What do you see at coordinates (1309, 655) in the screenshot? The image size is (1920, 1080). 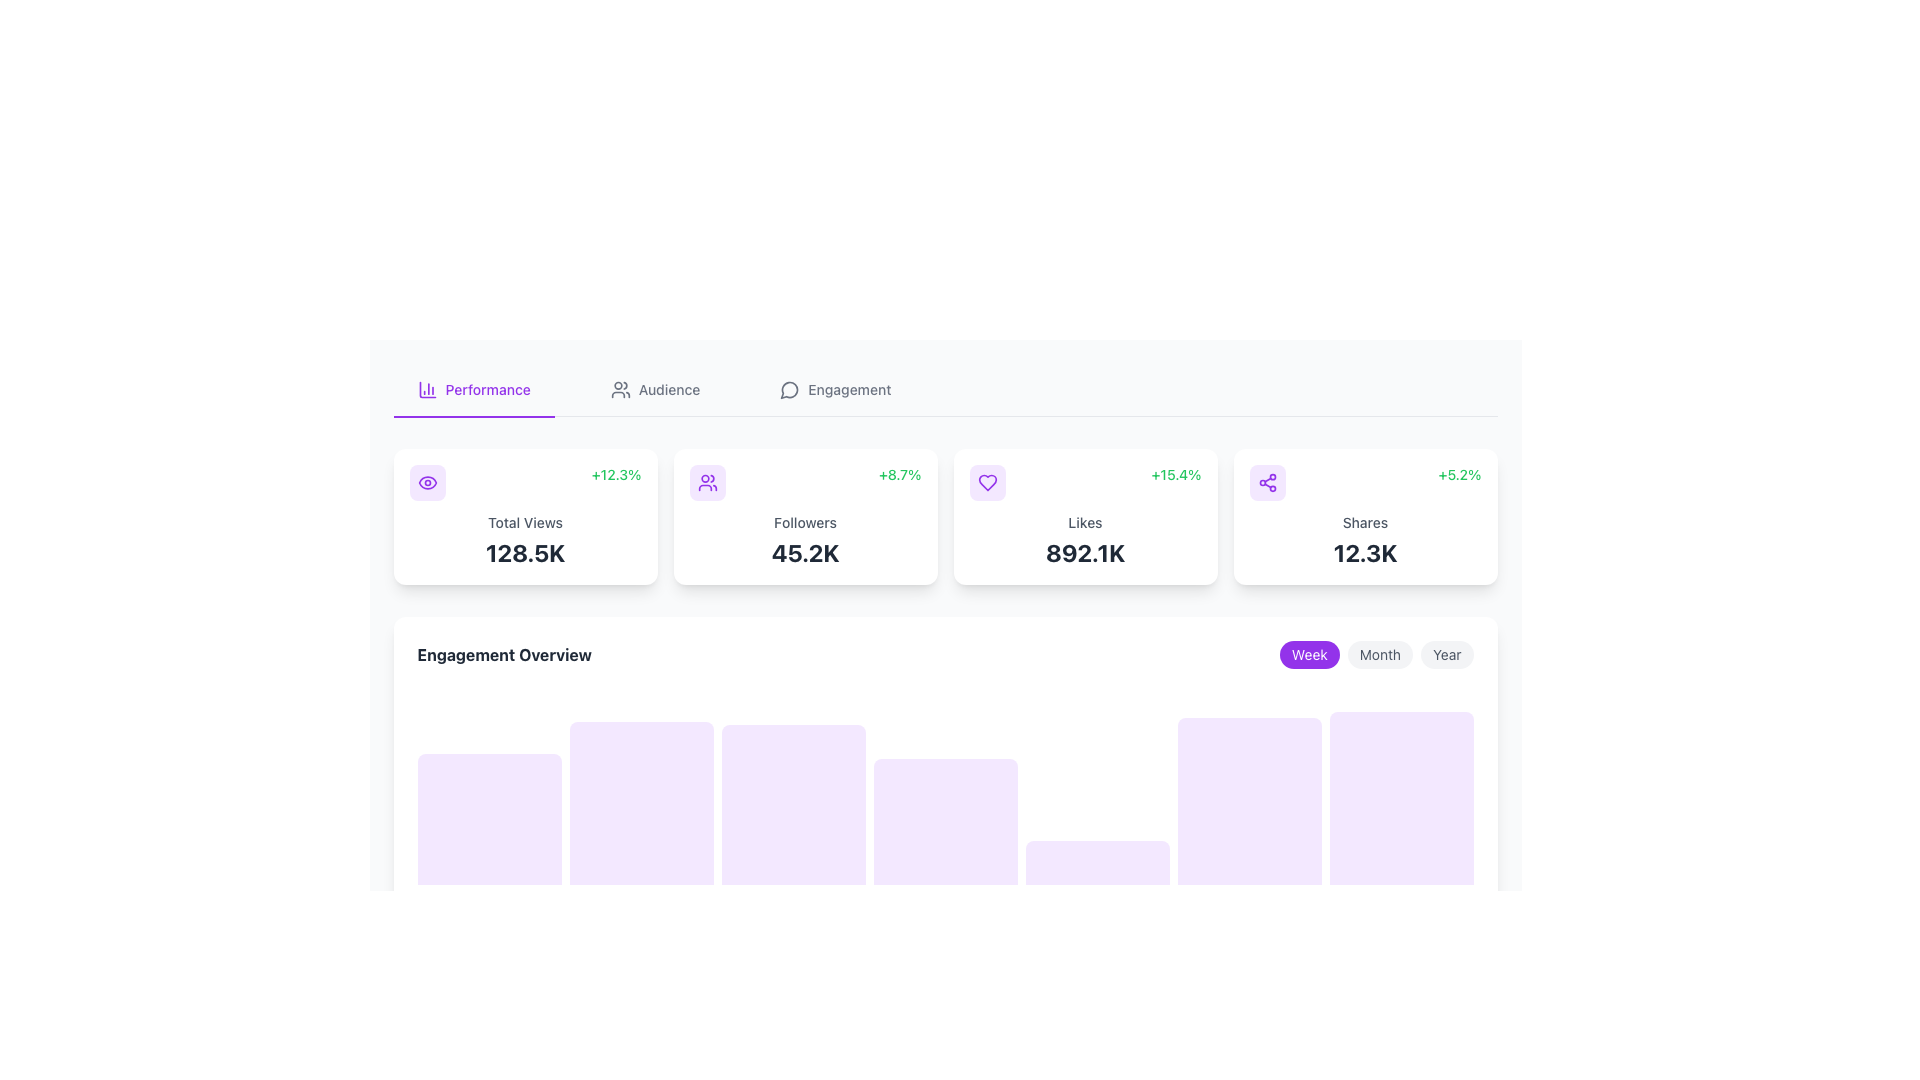 I see `the 'Week' button located at the leftmost position among three horizontally aligned buttons in the 'Engagement Overview' section` at bounding box center [1309, 655].